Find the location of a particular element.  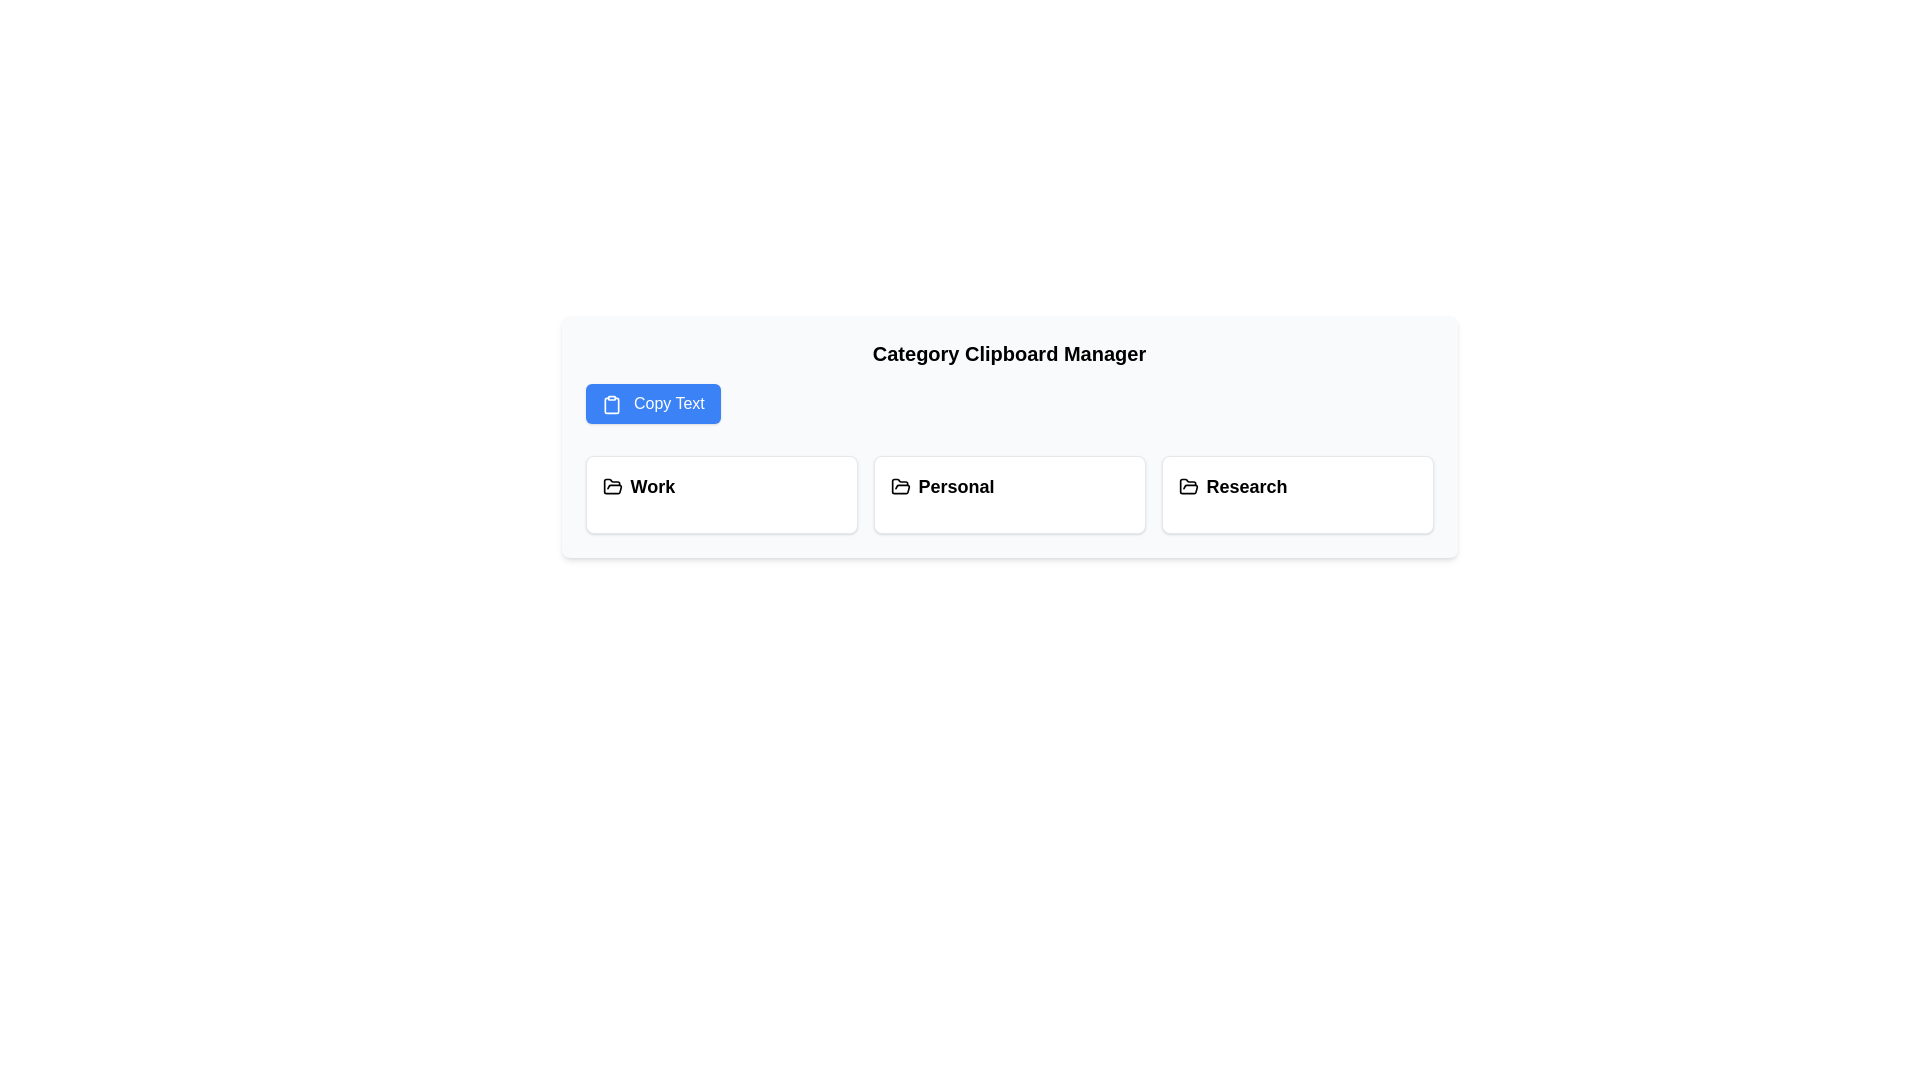

the folder icon representing the 'Work' category, which is located to the left of the text label 'Work' is located at coordinates (611, 486).